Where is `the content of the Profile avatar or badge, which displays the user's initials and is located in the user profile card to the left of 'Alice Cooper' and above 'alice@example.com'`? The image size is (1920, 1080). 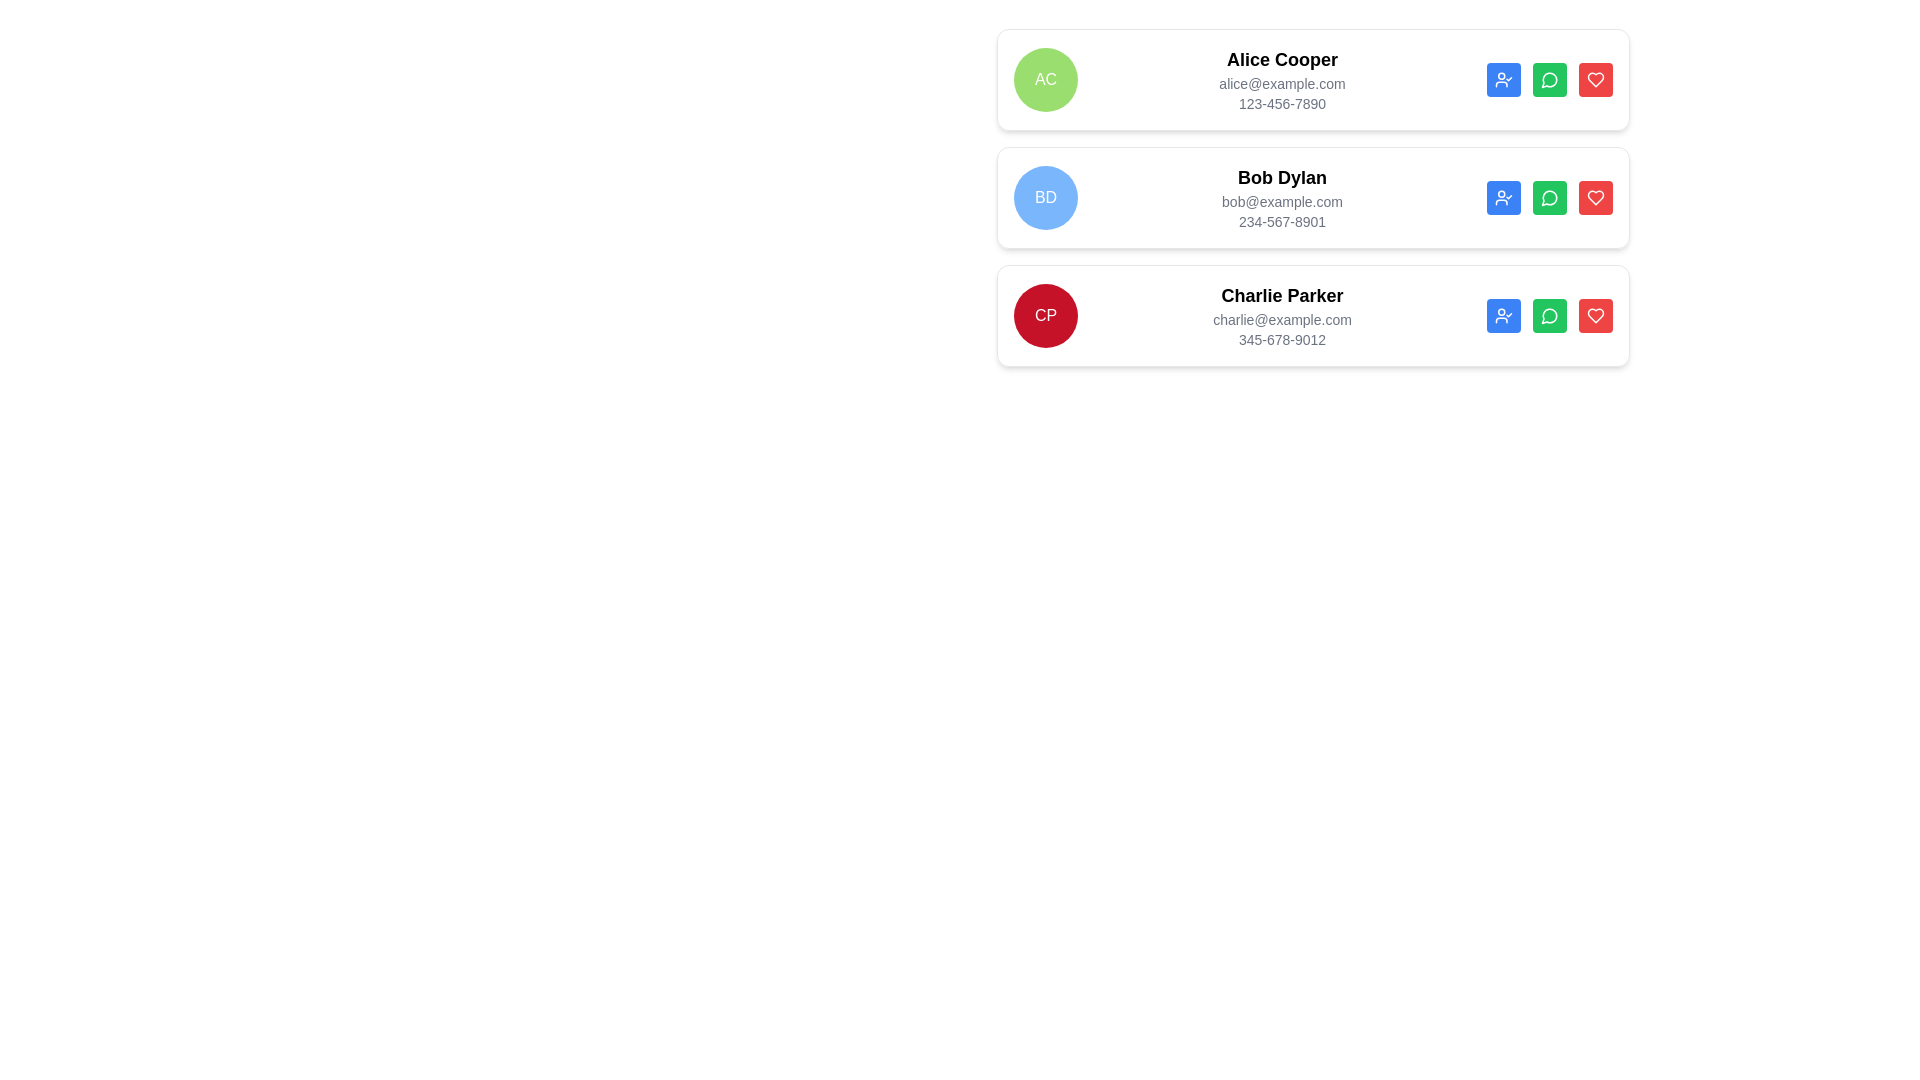
the content of the Profile avatar or badge, which displays the user's initials and is located in the user profile card to the left of 'Alice Cooper' and above 'alice@example.com' is located at coordinates (1045, 79).